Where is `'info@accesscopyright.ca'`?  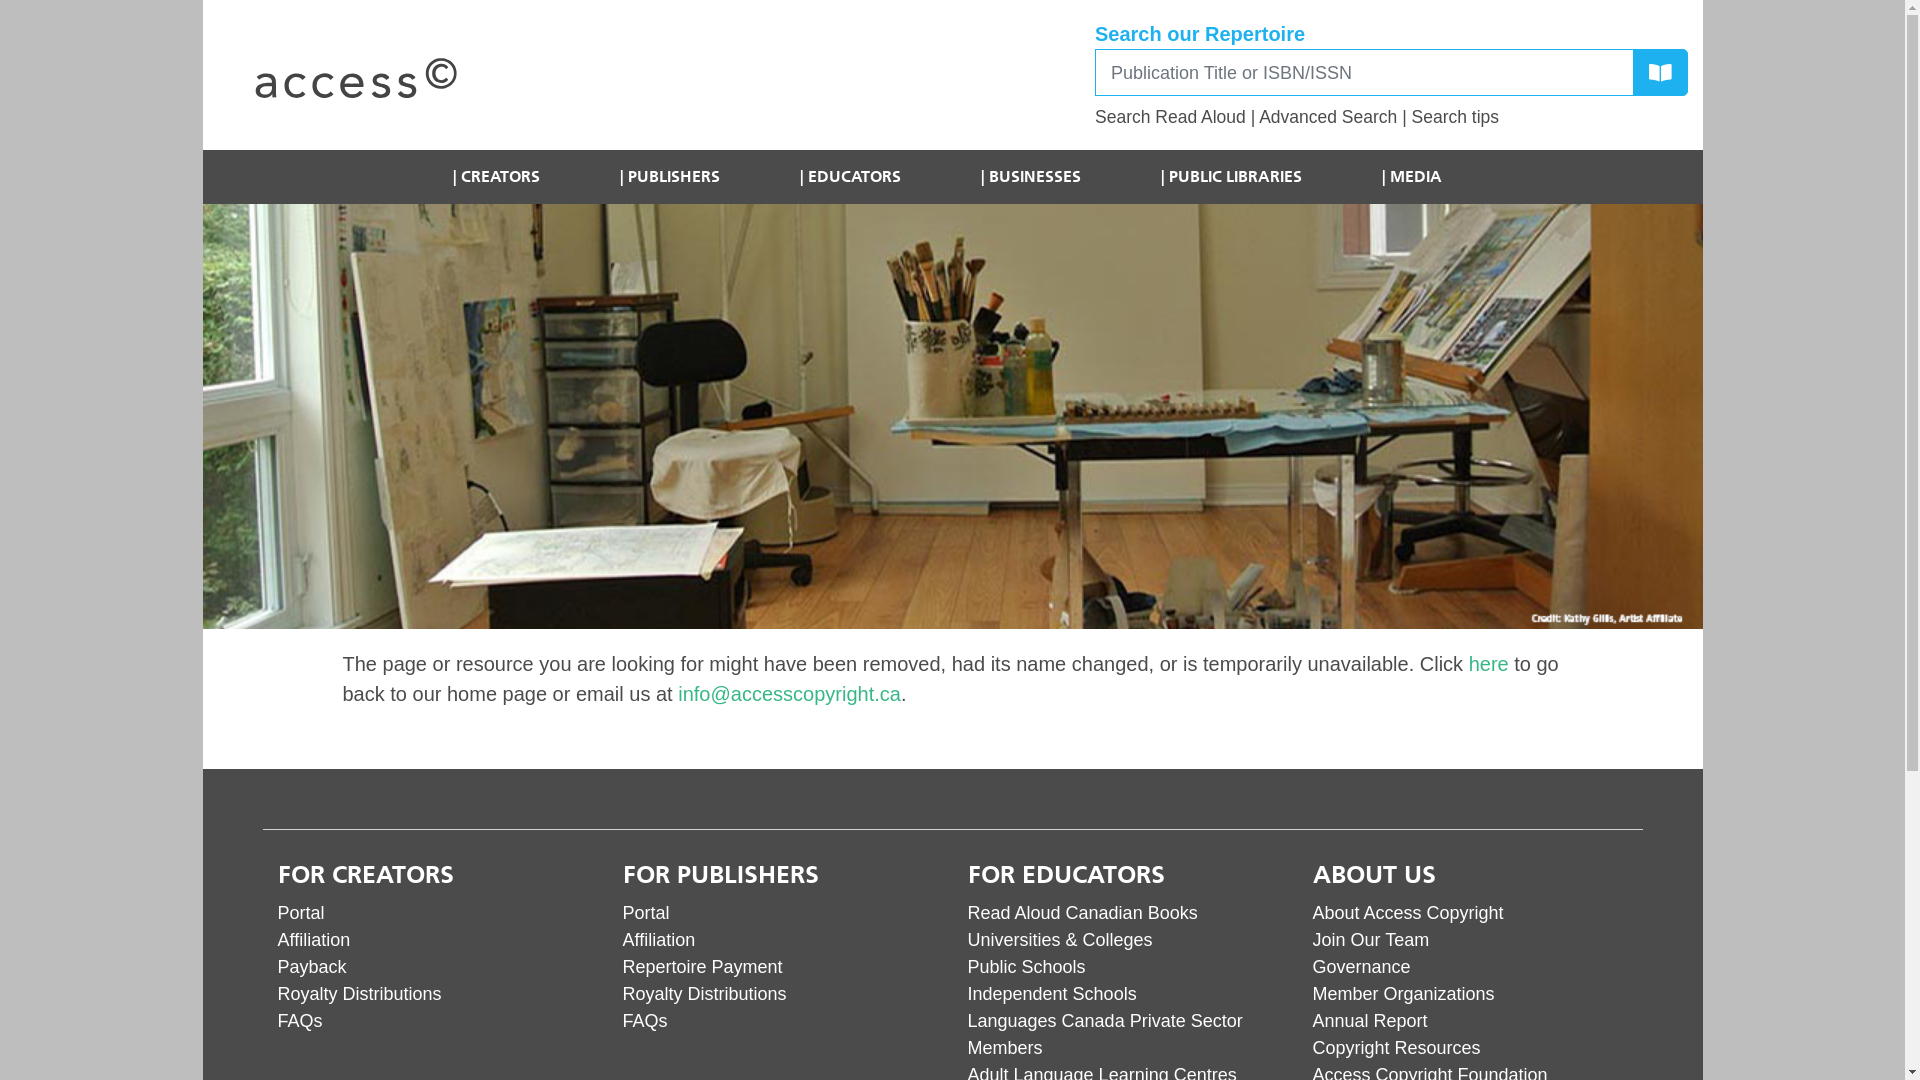
'info@accesscopyright.ca' is located at coordinates (788, 693).